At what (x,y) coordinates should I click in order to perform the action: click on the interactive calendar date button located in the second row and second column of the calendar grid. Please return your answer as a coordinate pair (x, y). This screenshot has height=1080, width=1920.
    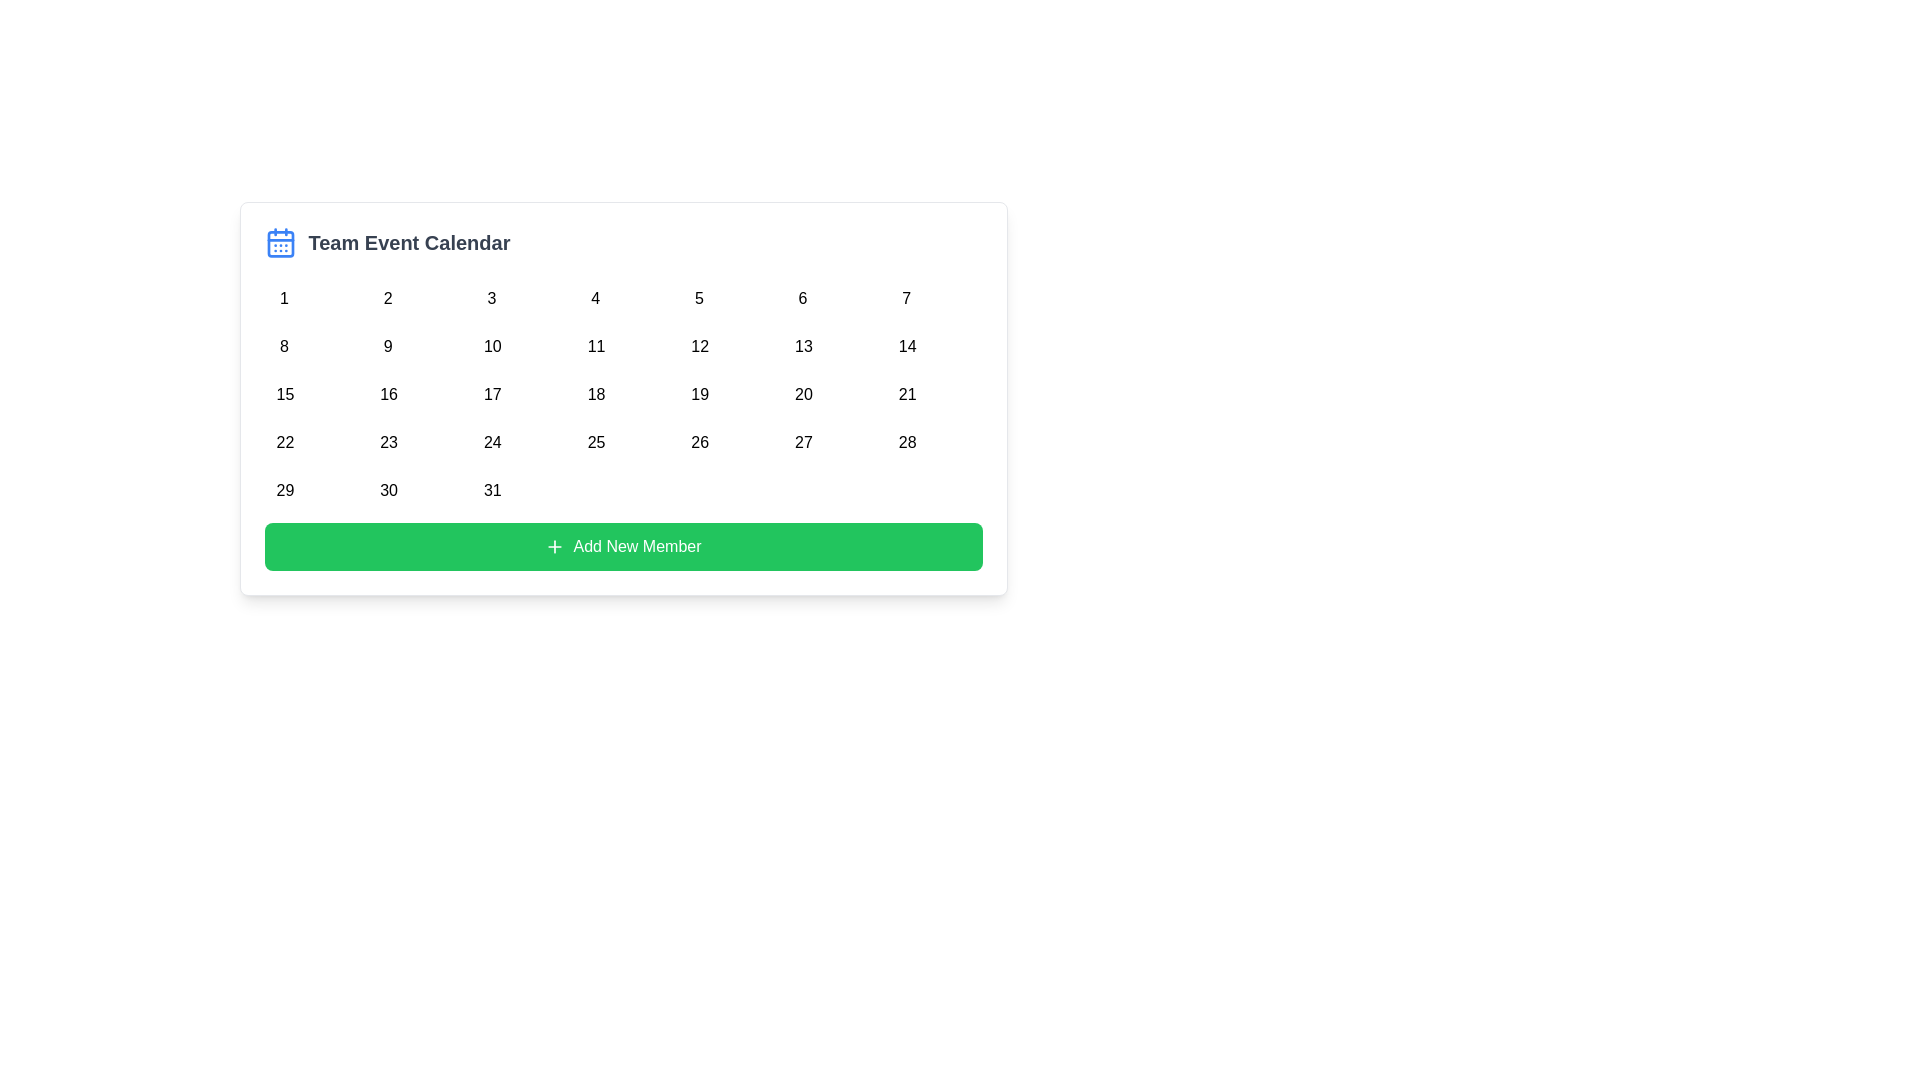
    Looking at the image, I should click on (388, 342).